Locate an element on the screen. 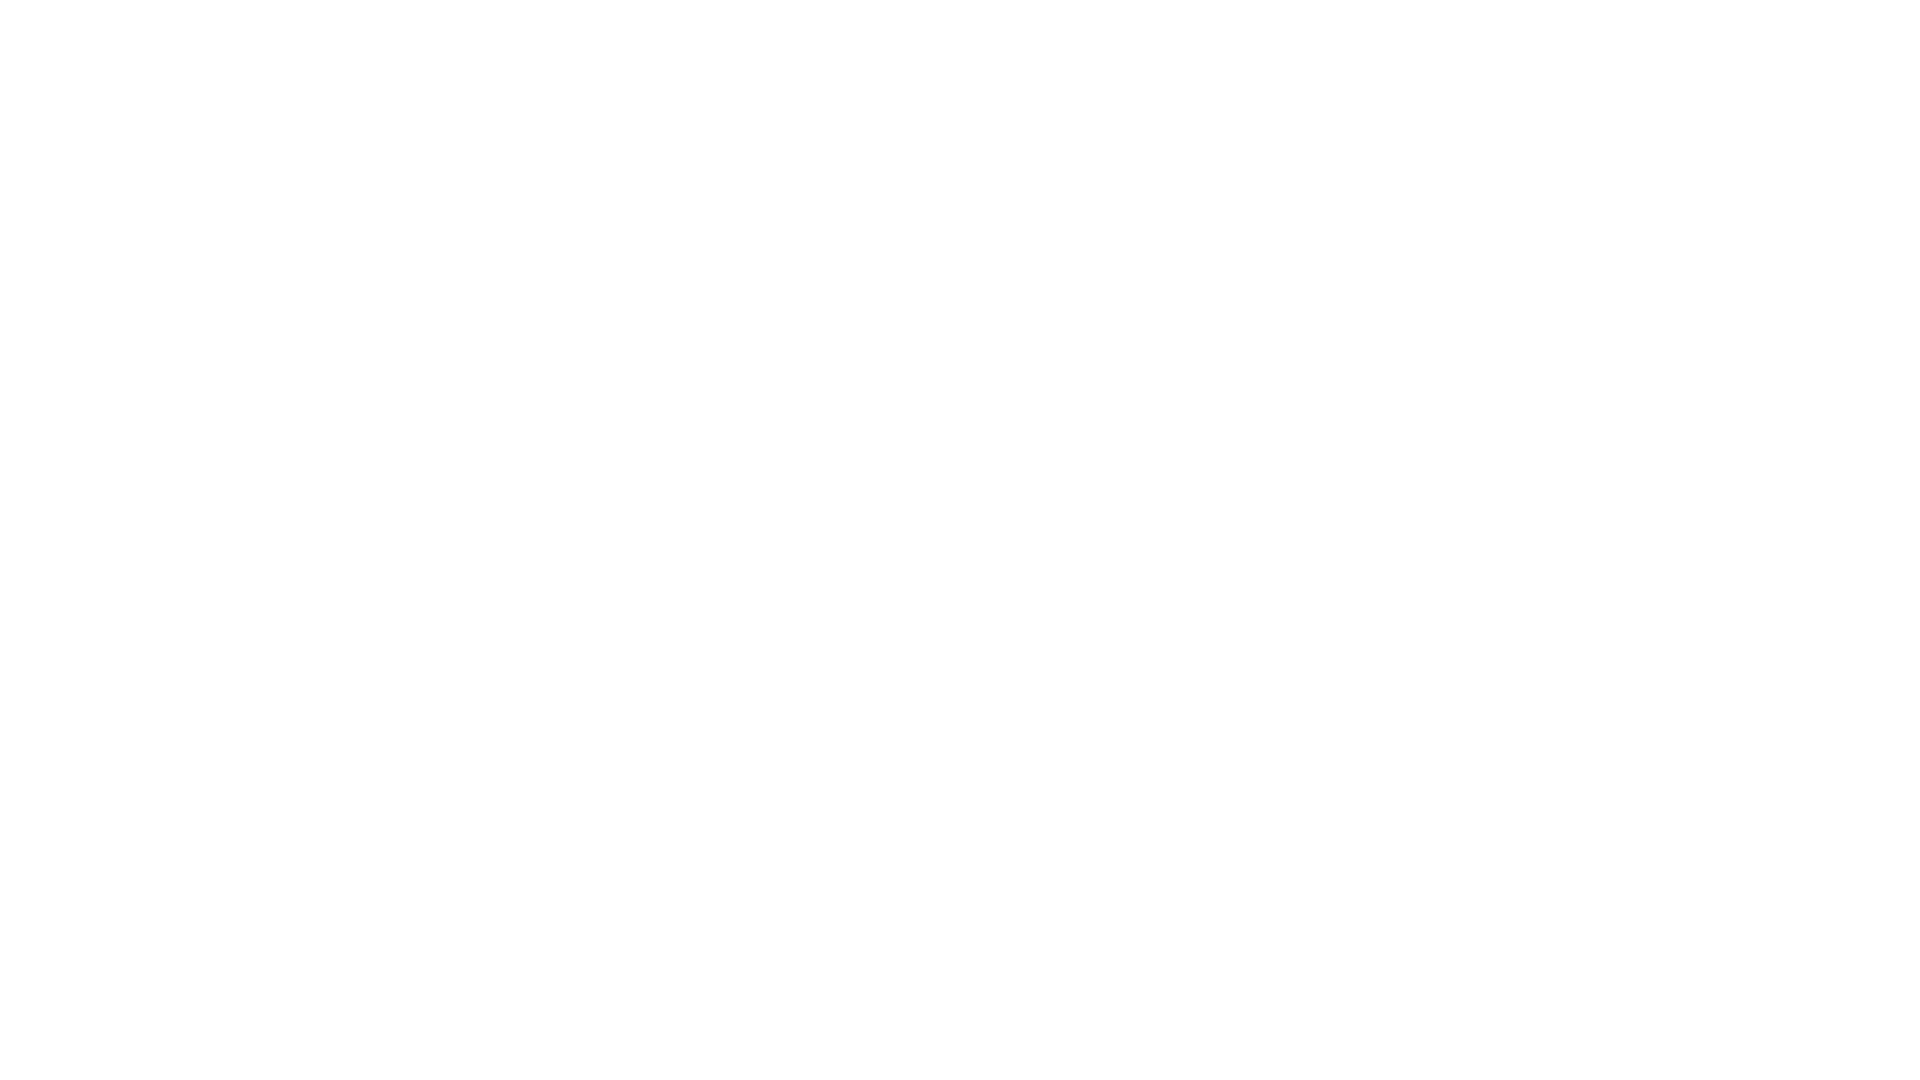 This screenshot has width=1920, height=1080. CAMPUS is located at coordinates (846, 153).